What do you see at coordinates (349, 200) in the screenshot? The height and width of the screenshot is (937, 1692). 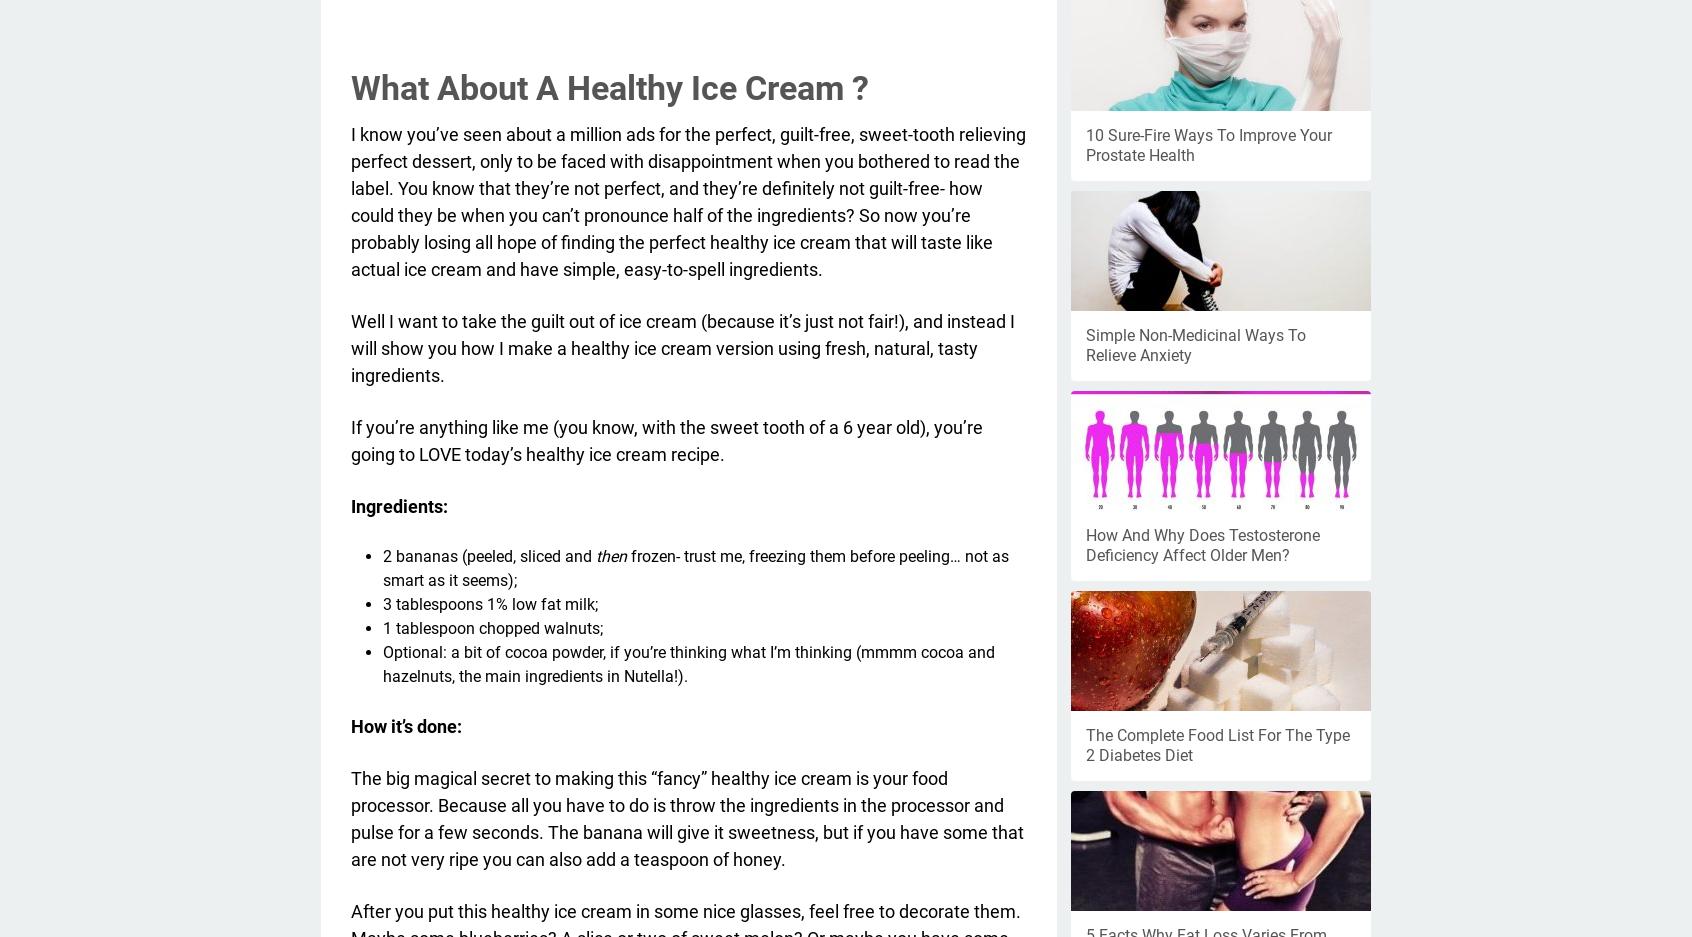 I see `'I know you’ve seen about a million ads for the perfect, guilt-free, sweet-tooth relieving perfect dessert, only to be faced with disappointment when you bothered to read the label. You know that they’re not perfect, and they’re definitely not guilt-free- how could they be when you can’t pronounce half of the ingredients? So now you’re probably losing all hope of finding the perfect healthy ice cream that will taste like actual ice cream and have simple, easy-to-spell ingredients.'` at bounding box center [349, 200].